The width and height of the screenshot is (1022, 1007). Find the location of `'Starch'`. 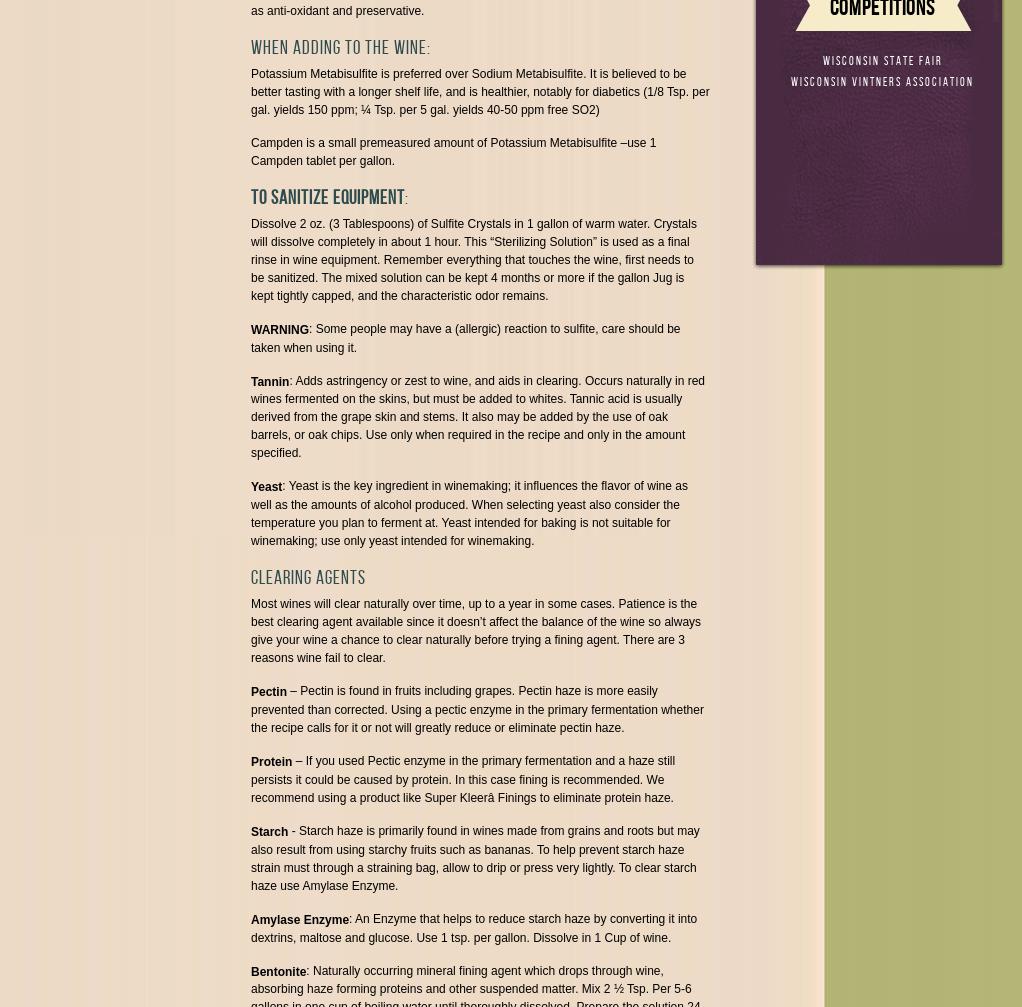

'Starch' is located at coordinates (250, 829).